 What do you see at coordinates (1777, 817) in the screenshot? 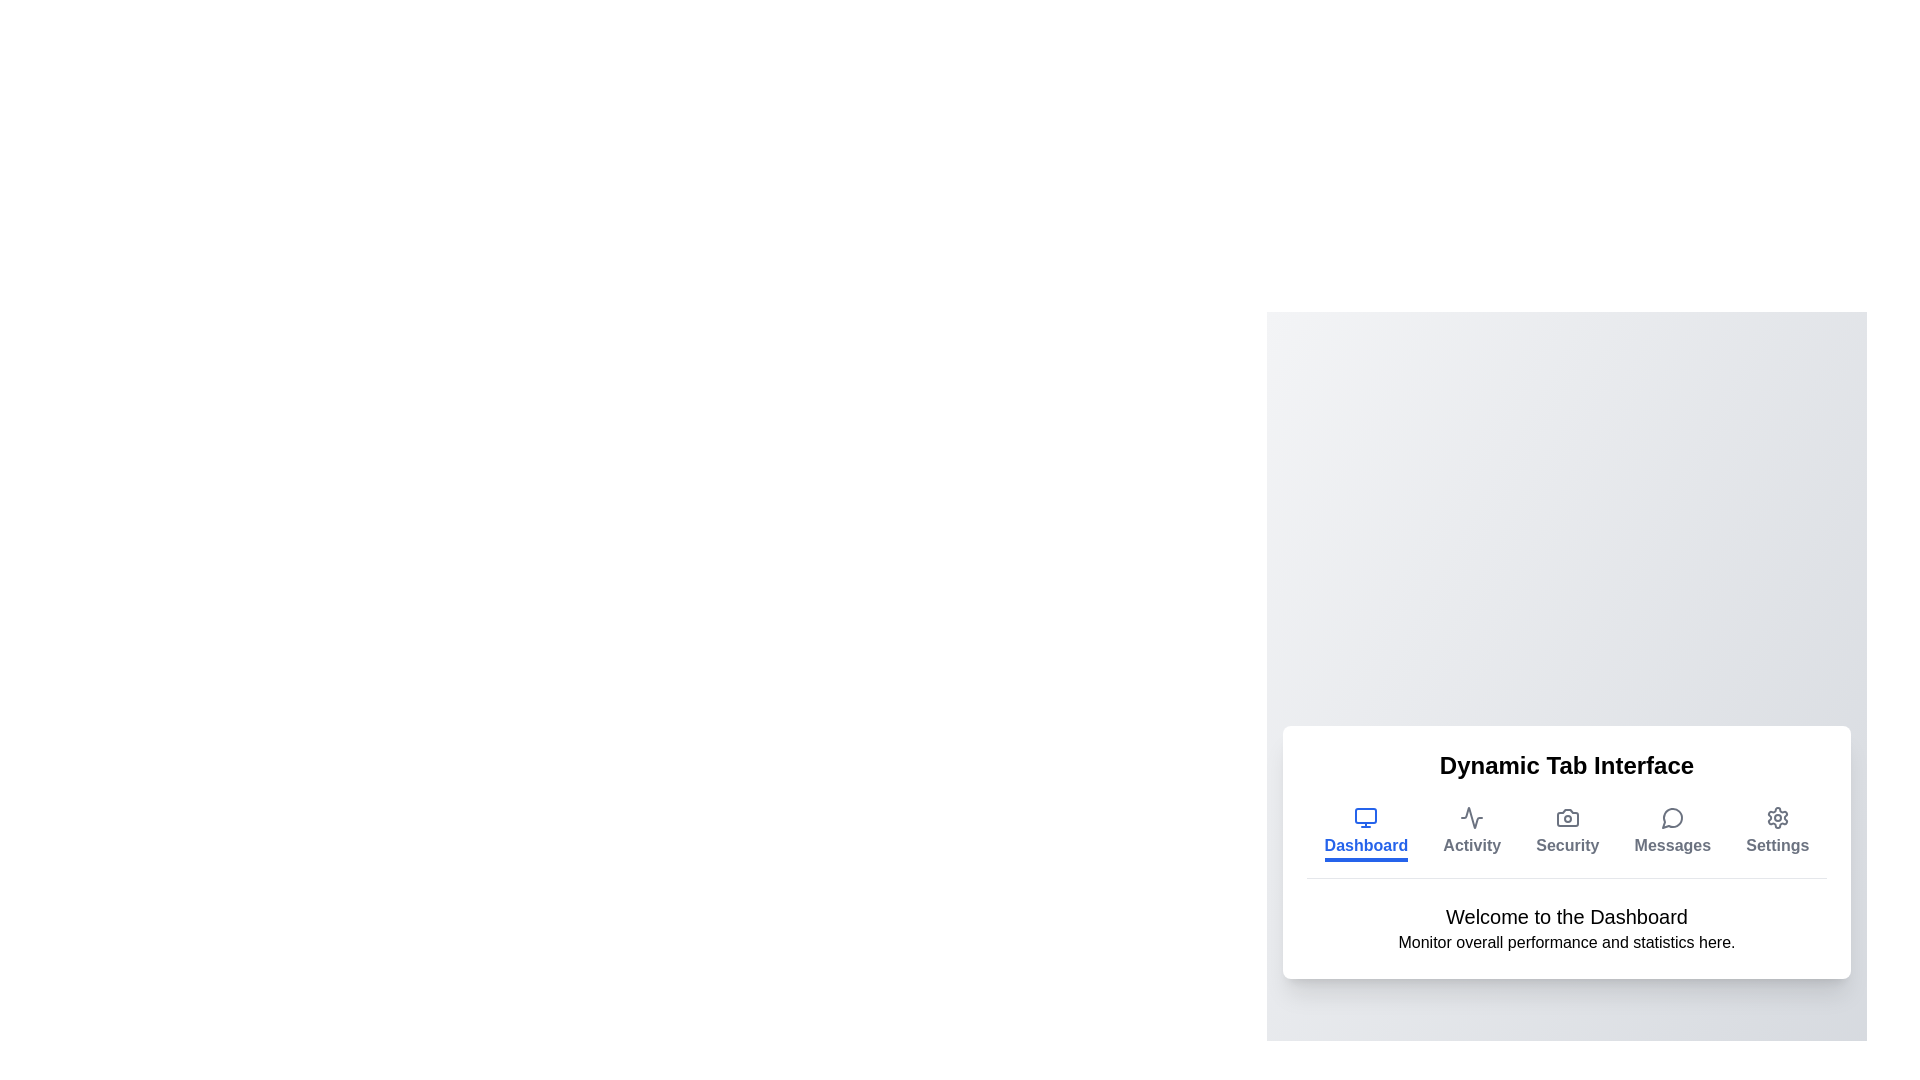
I see `the decorative graphical component of the settings icon located on the far-right side of the horizontal navigation menu below the title 'Dynamic Tab Interface'` at bounding box center [1777, 817].